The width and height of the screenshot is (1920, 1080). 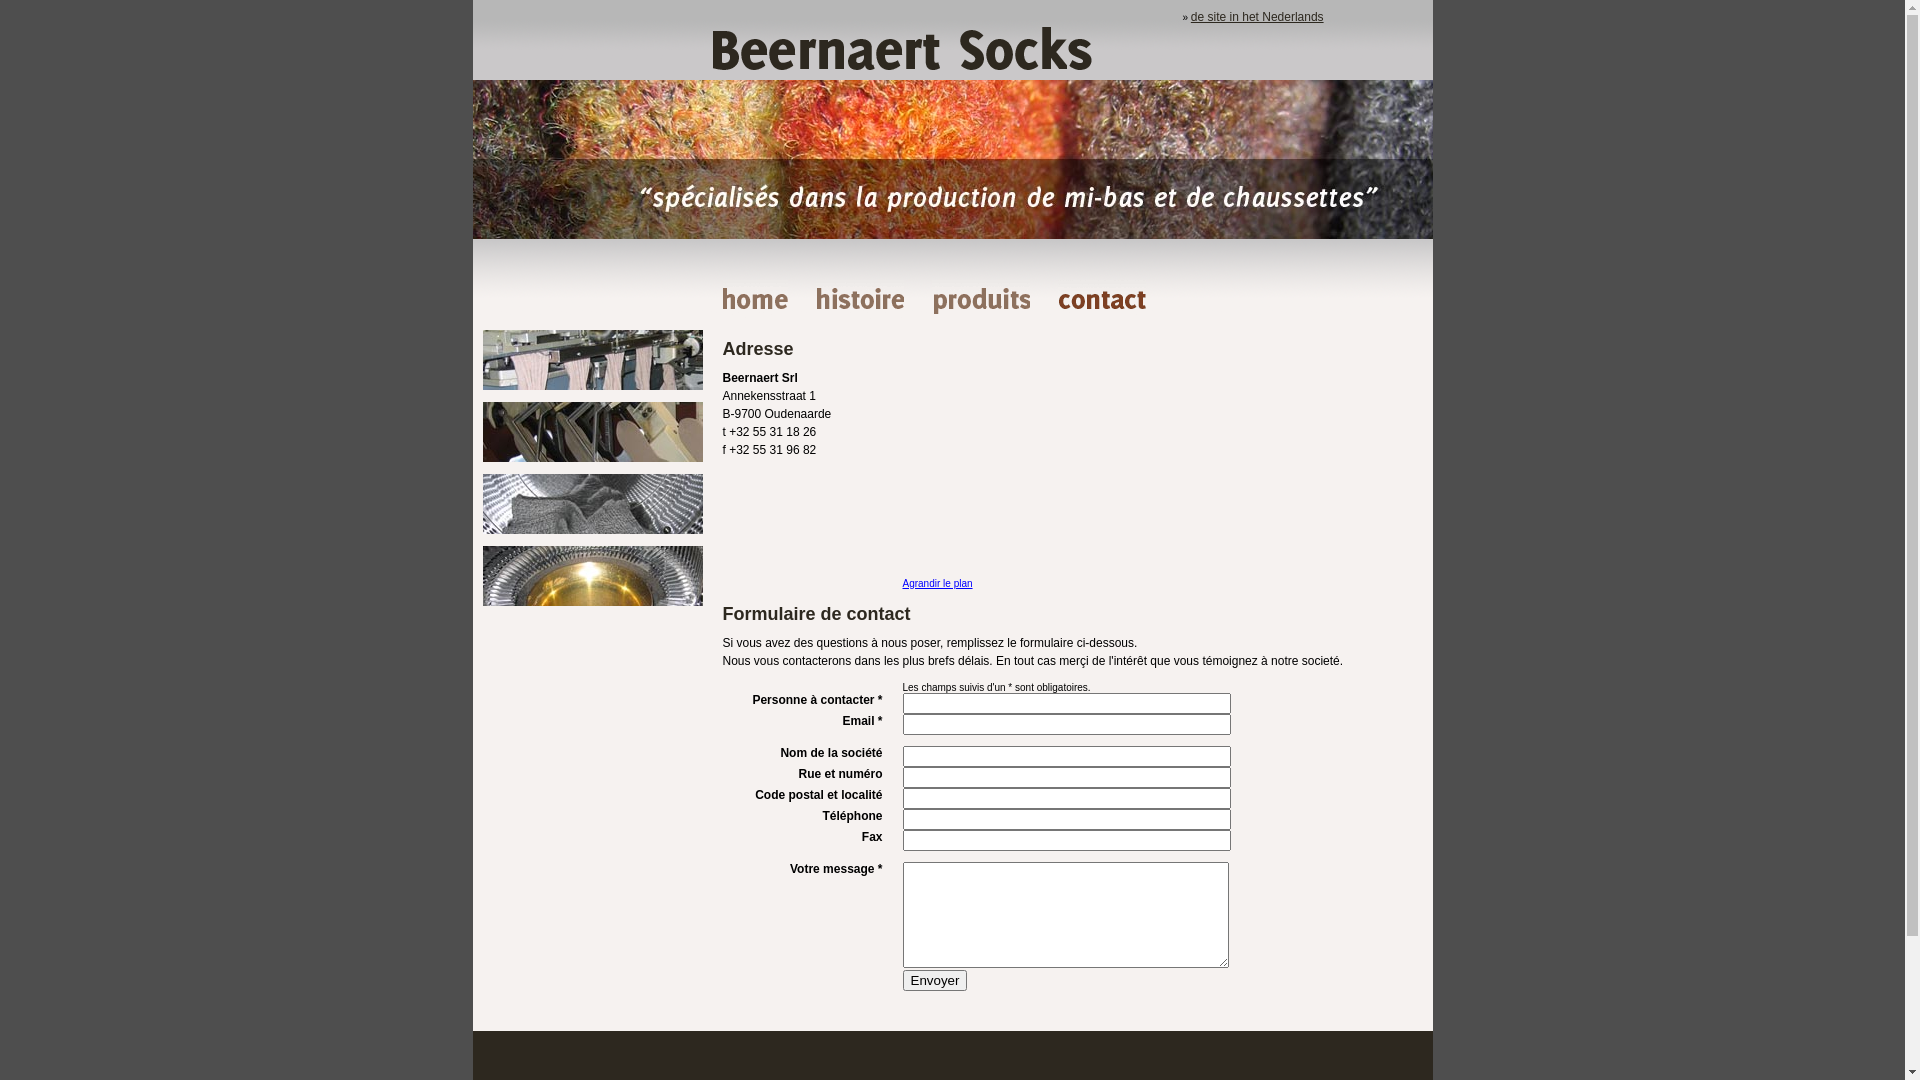 I want to click on 'Envoyer', so click(x=901, y=979).